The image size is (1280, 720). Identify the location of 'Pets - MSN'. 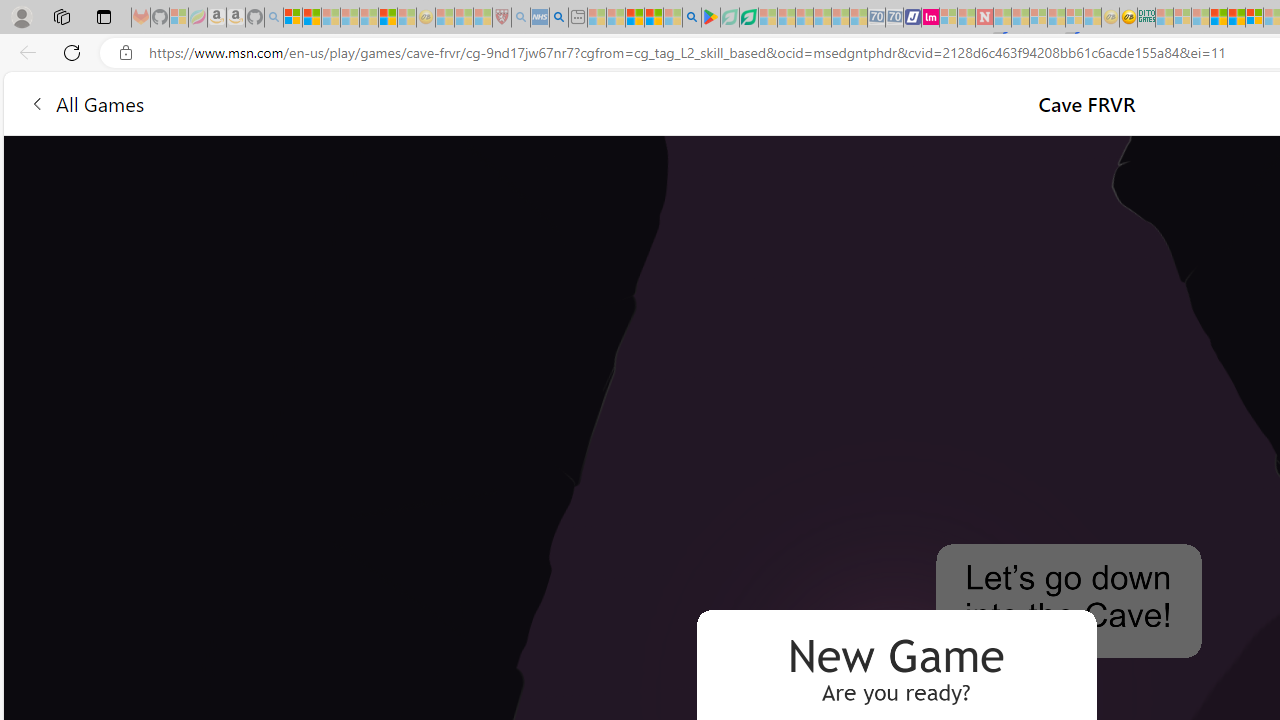
(654, 17).